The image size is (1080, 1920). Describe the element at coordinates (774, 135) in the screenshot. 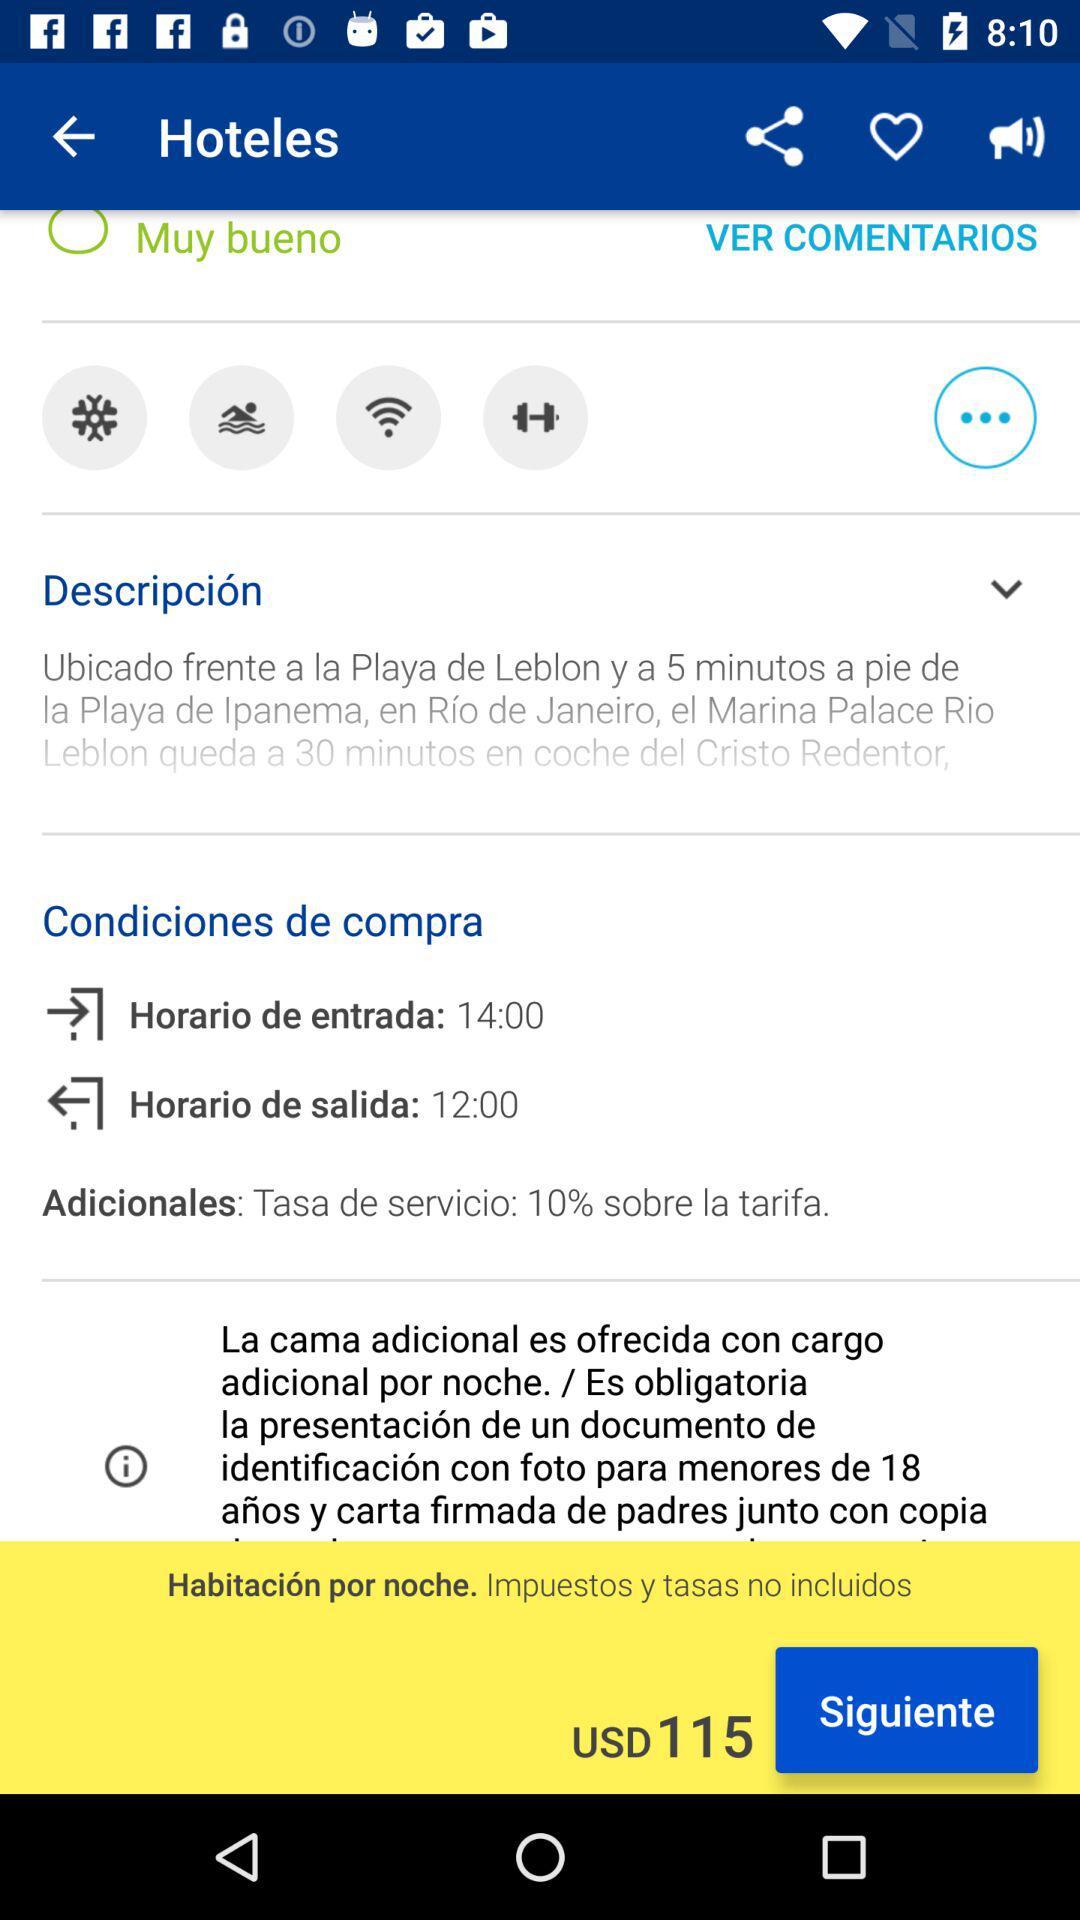

I see `item next to the muy bueno item` at that location.